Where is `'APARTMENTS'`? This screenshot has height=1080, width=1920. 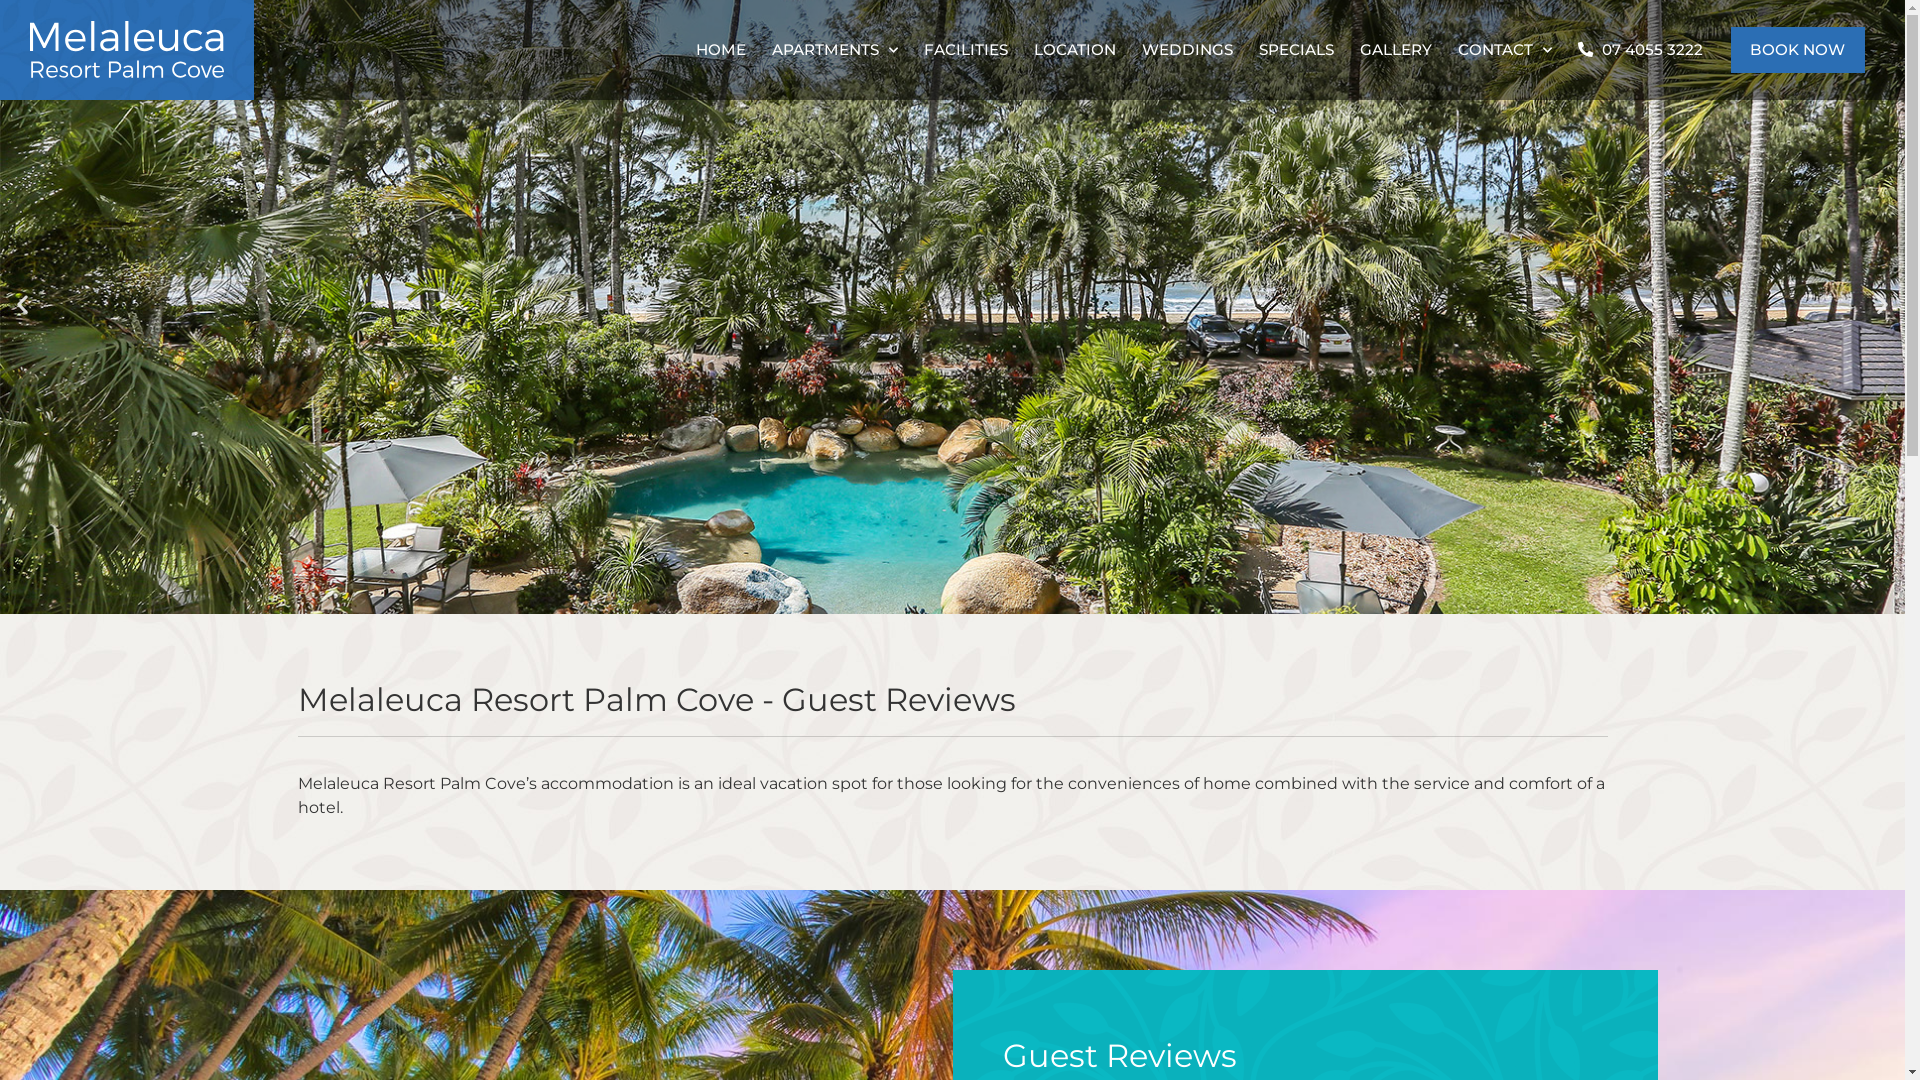 'APARTMENTS' is located at coordinates (834, 49).